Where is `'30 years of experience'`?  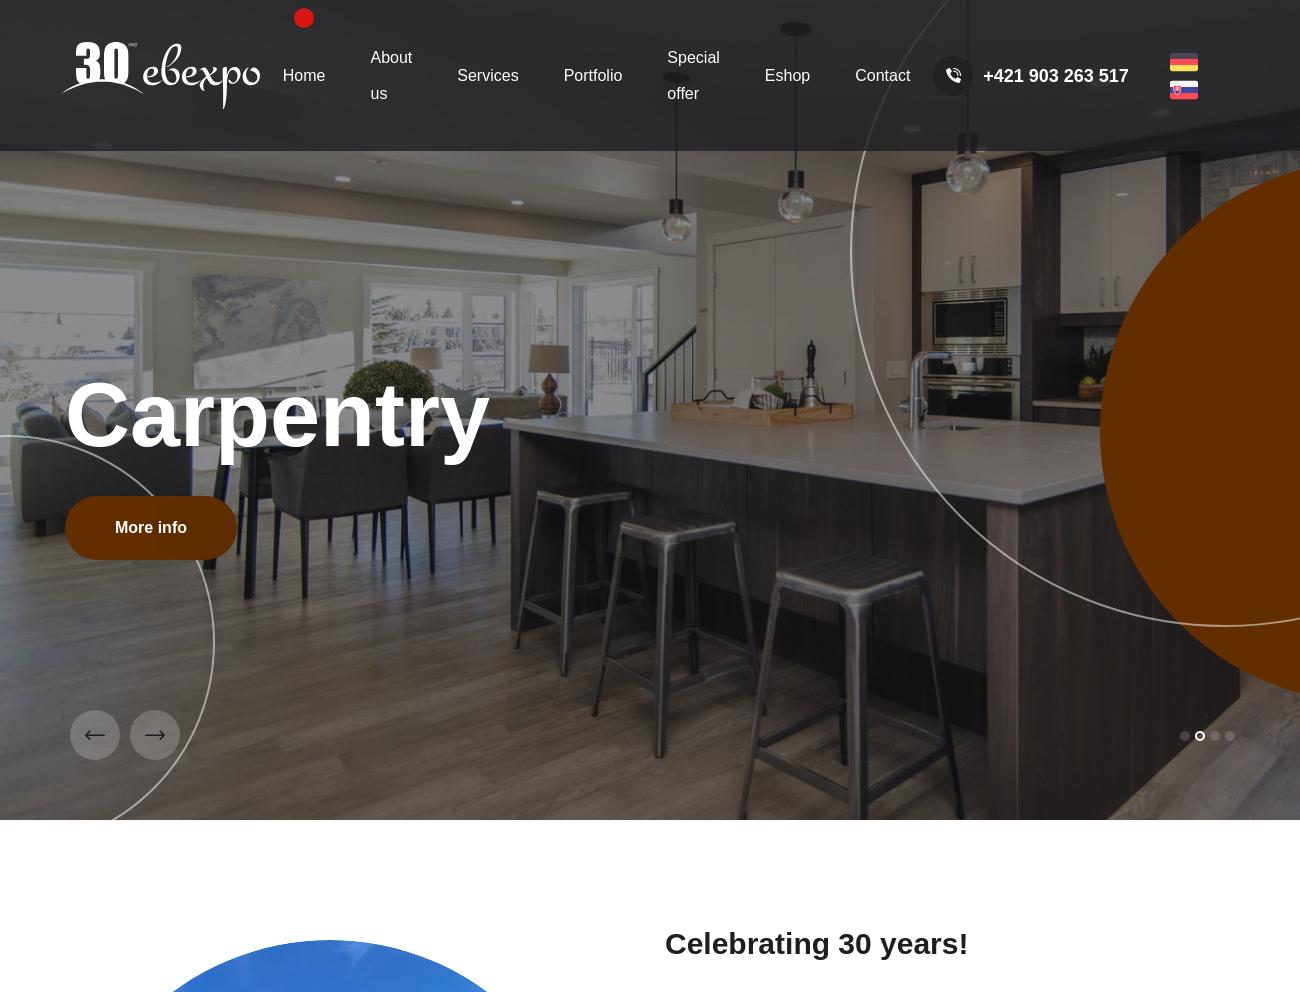 '30 years of experience' is located at coordinates (187, 854).